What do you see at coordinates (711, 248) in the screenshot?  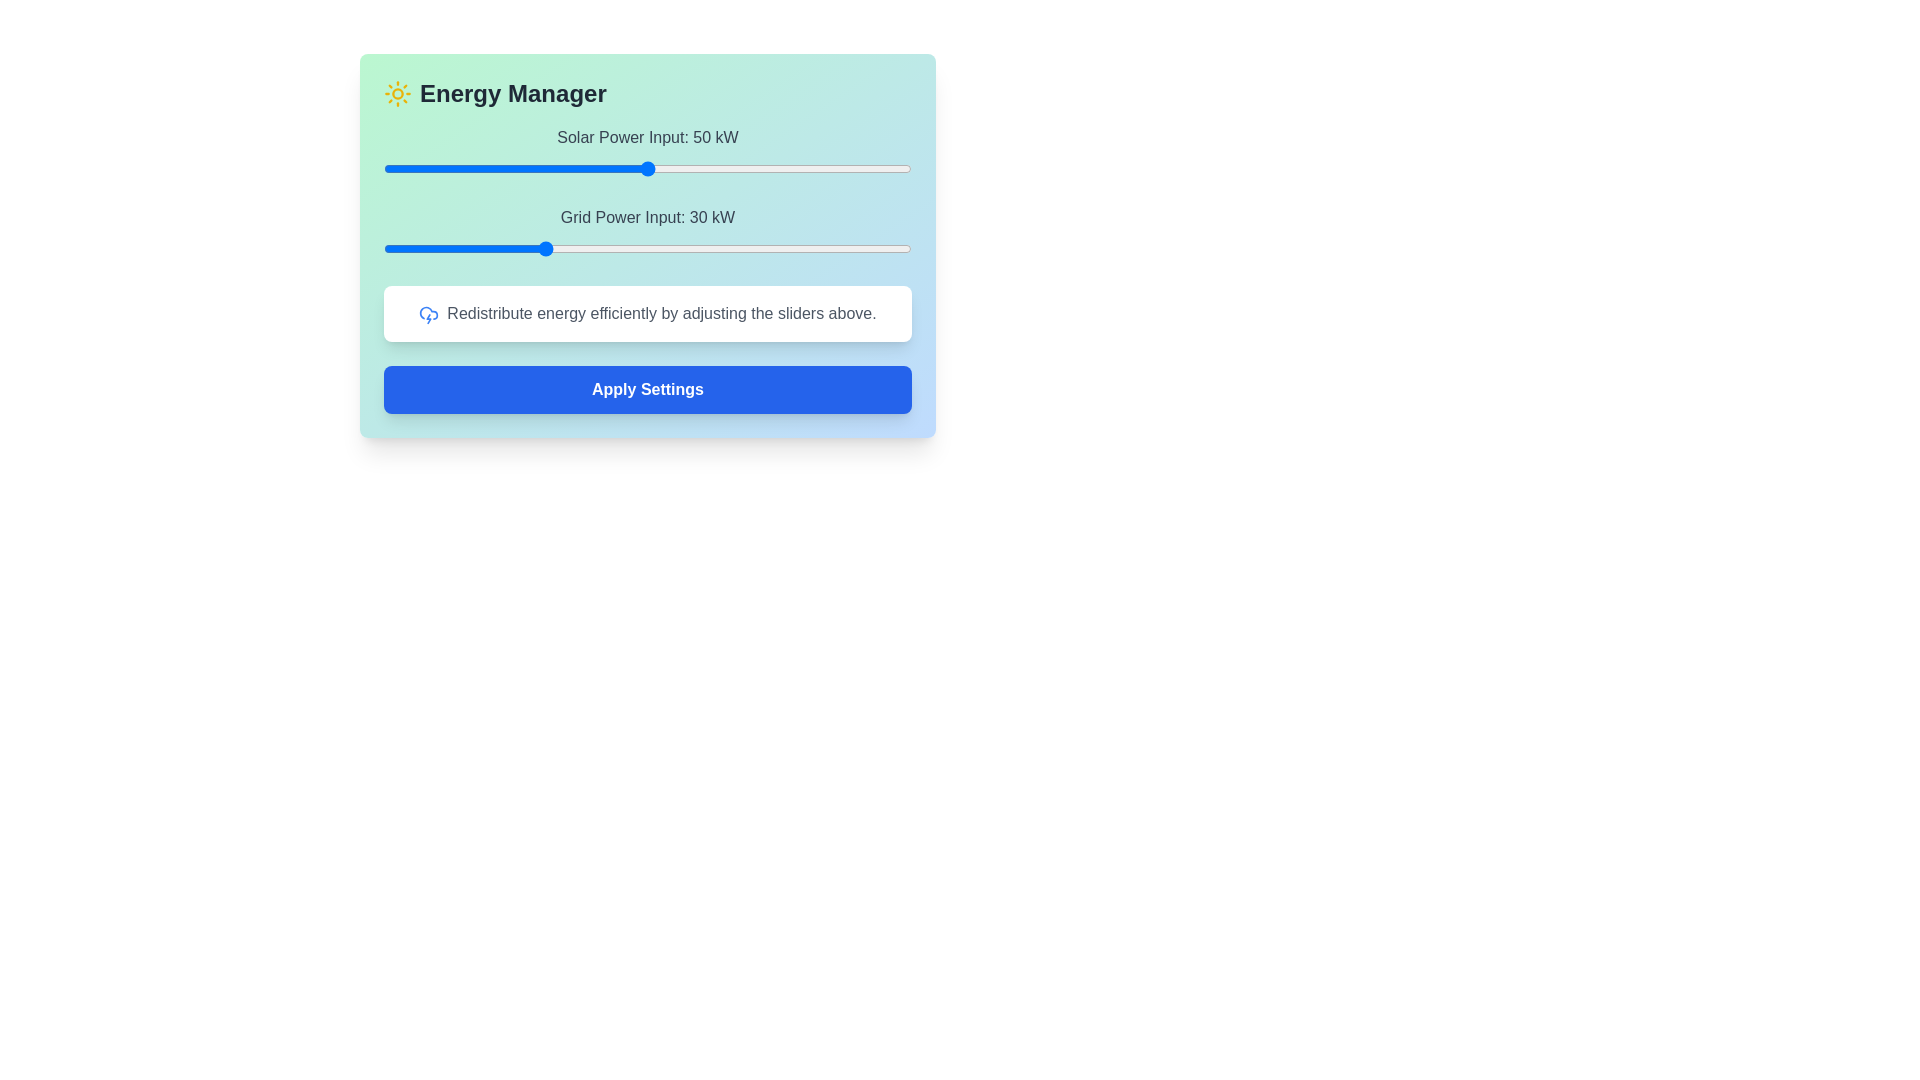 I see `the Grid Power Input slider to 62 kW` at bounding box center [711, 248].